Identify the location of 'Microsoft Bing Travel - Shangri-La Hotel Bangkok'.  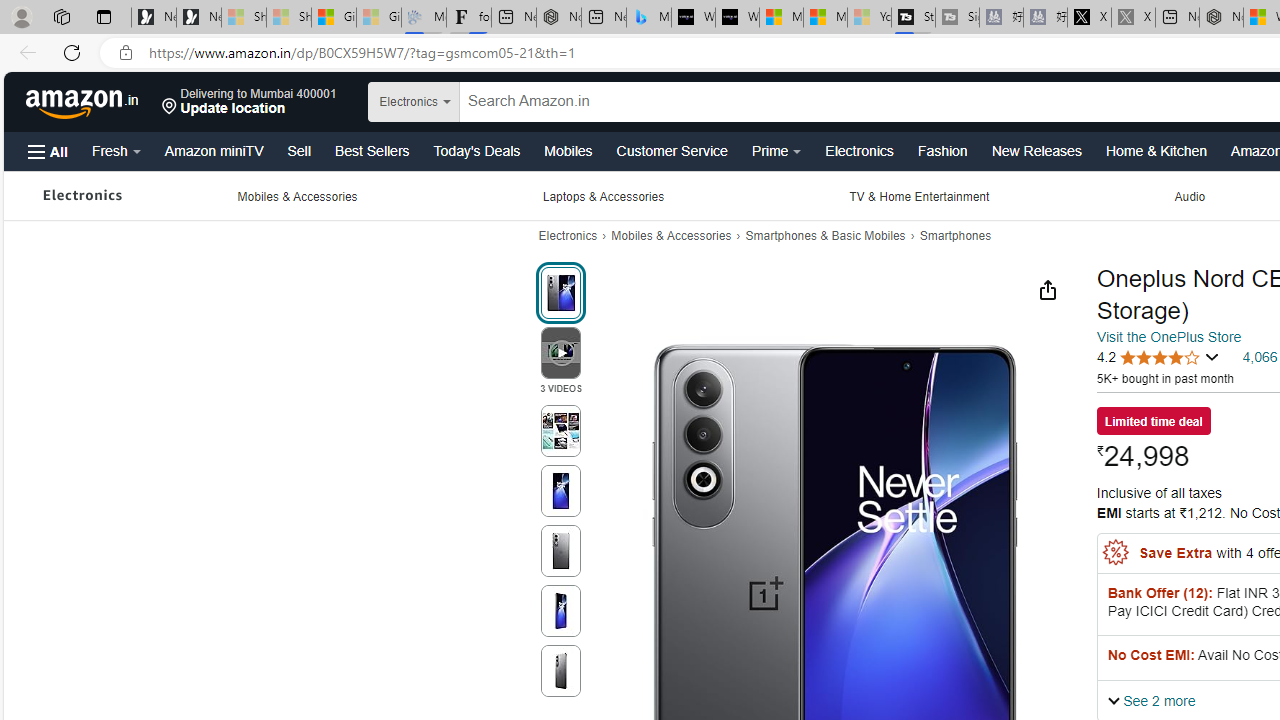
(648, 17).